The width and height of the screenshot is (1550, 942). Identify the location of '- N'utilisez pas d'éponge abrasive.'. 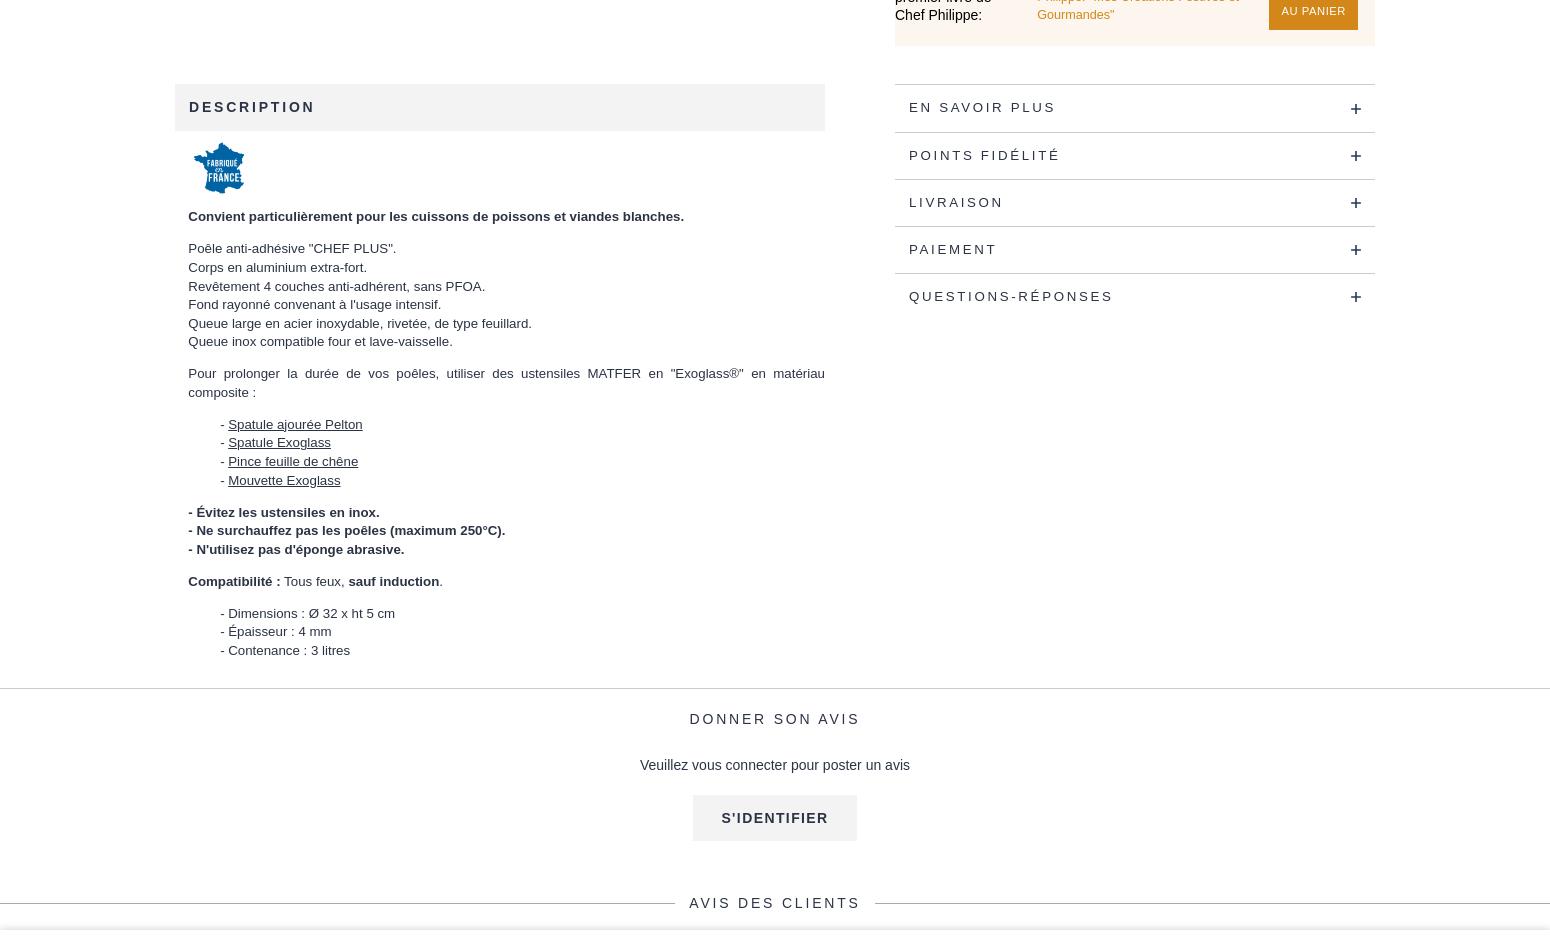
(296, 547).